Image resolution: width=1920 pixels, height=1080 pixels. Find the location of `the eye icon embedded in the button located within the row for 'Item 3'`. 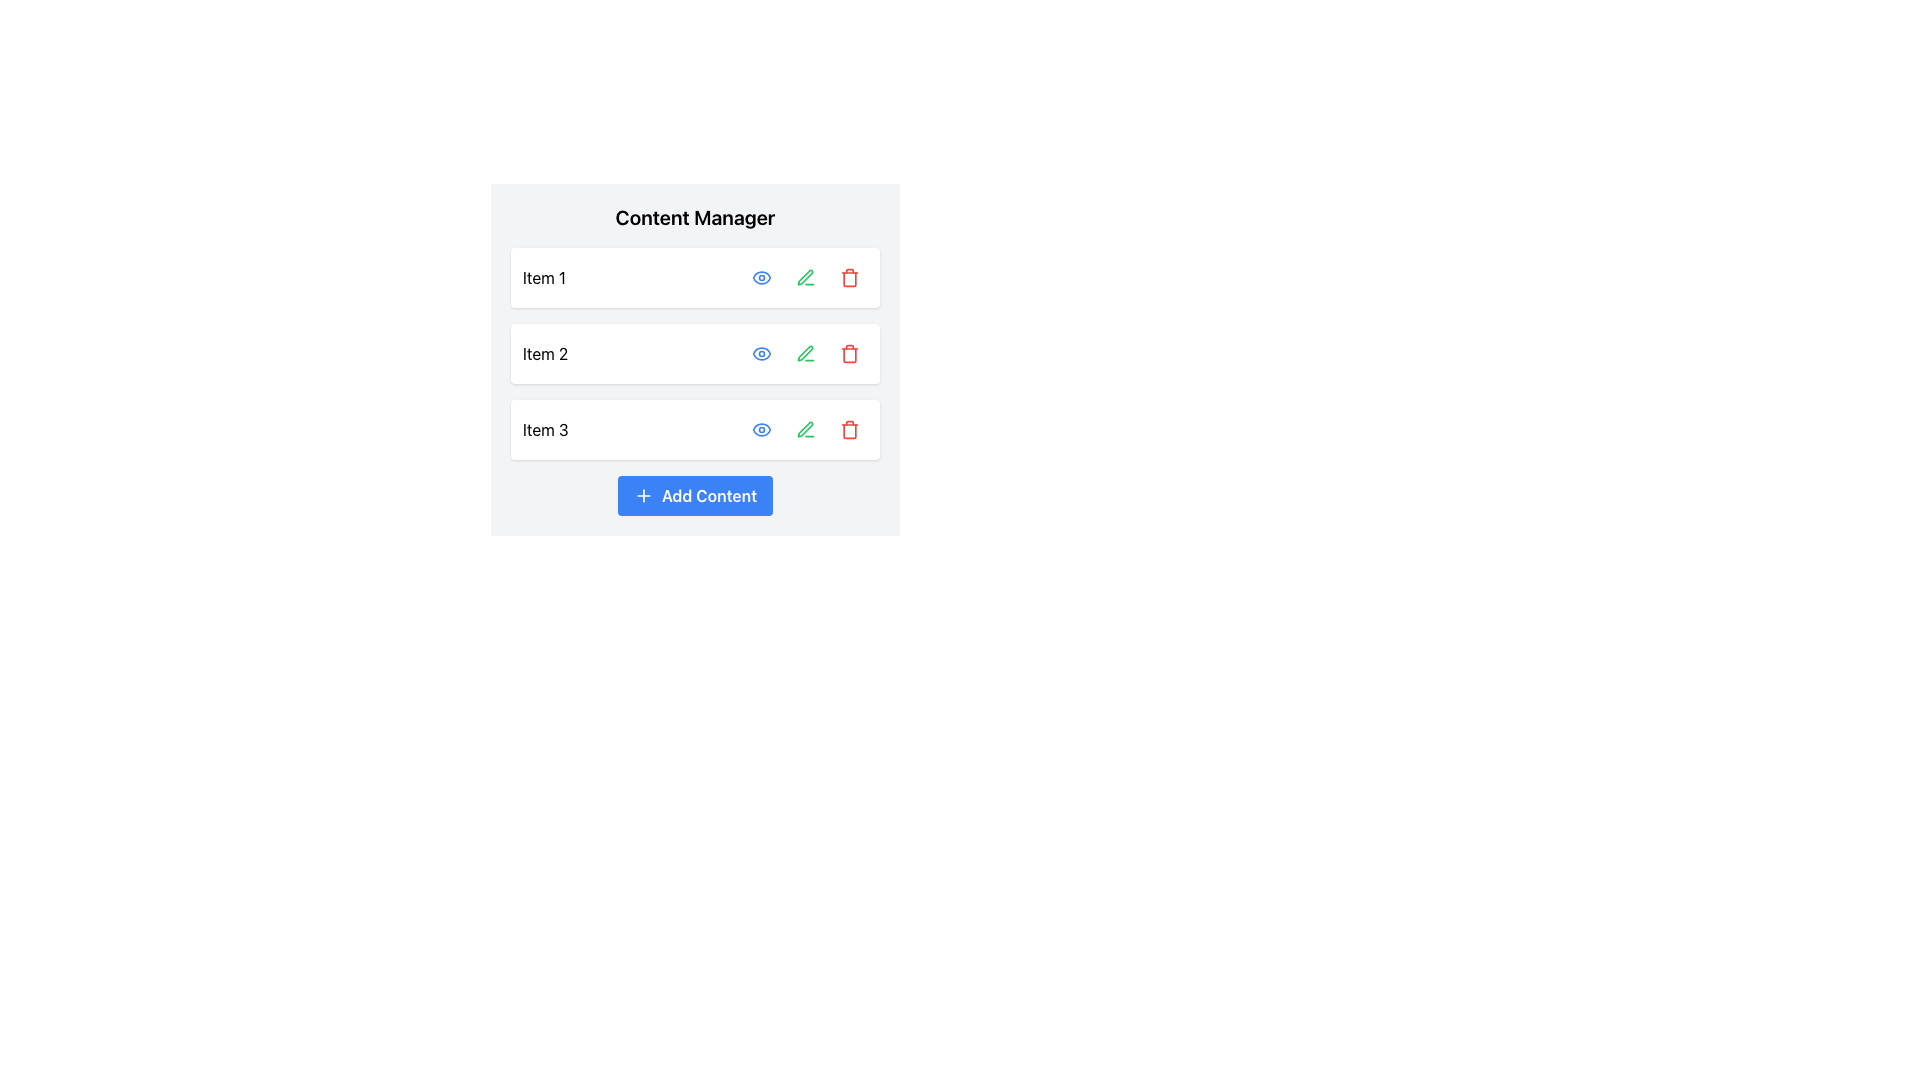

the eye icon embedded in the button located within the row for 'Item 3' is located at coordinates (761, 428).